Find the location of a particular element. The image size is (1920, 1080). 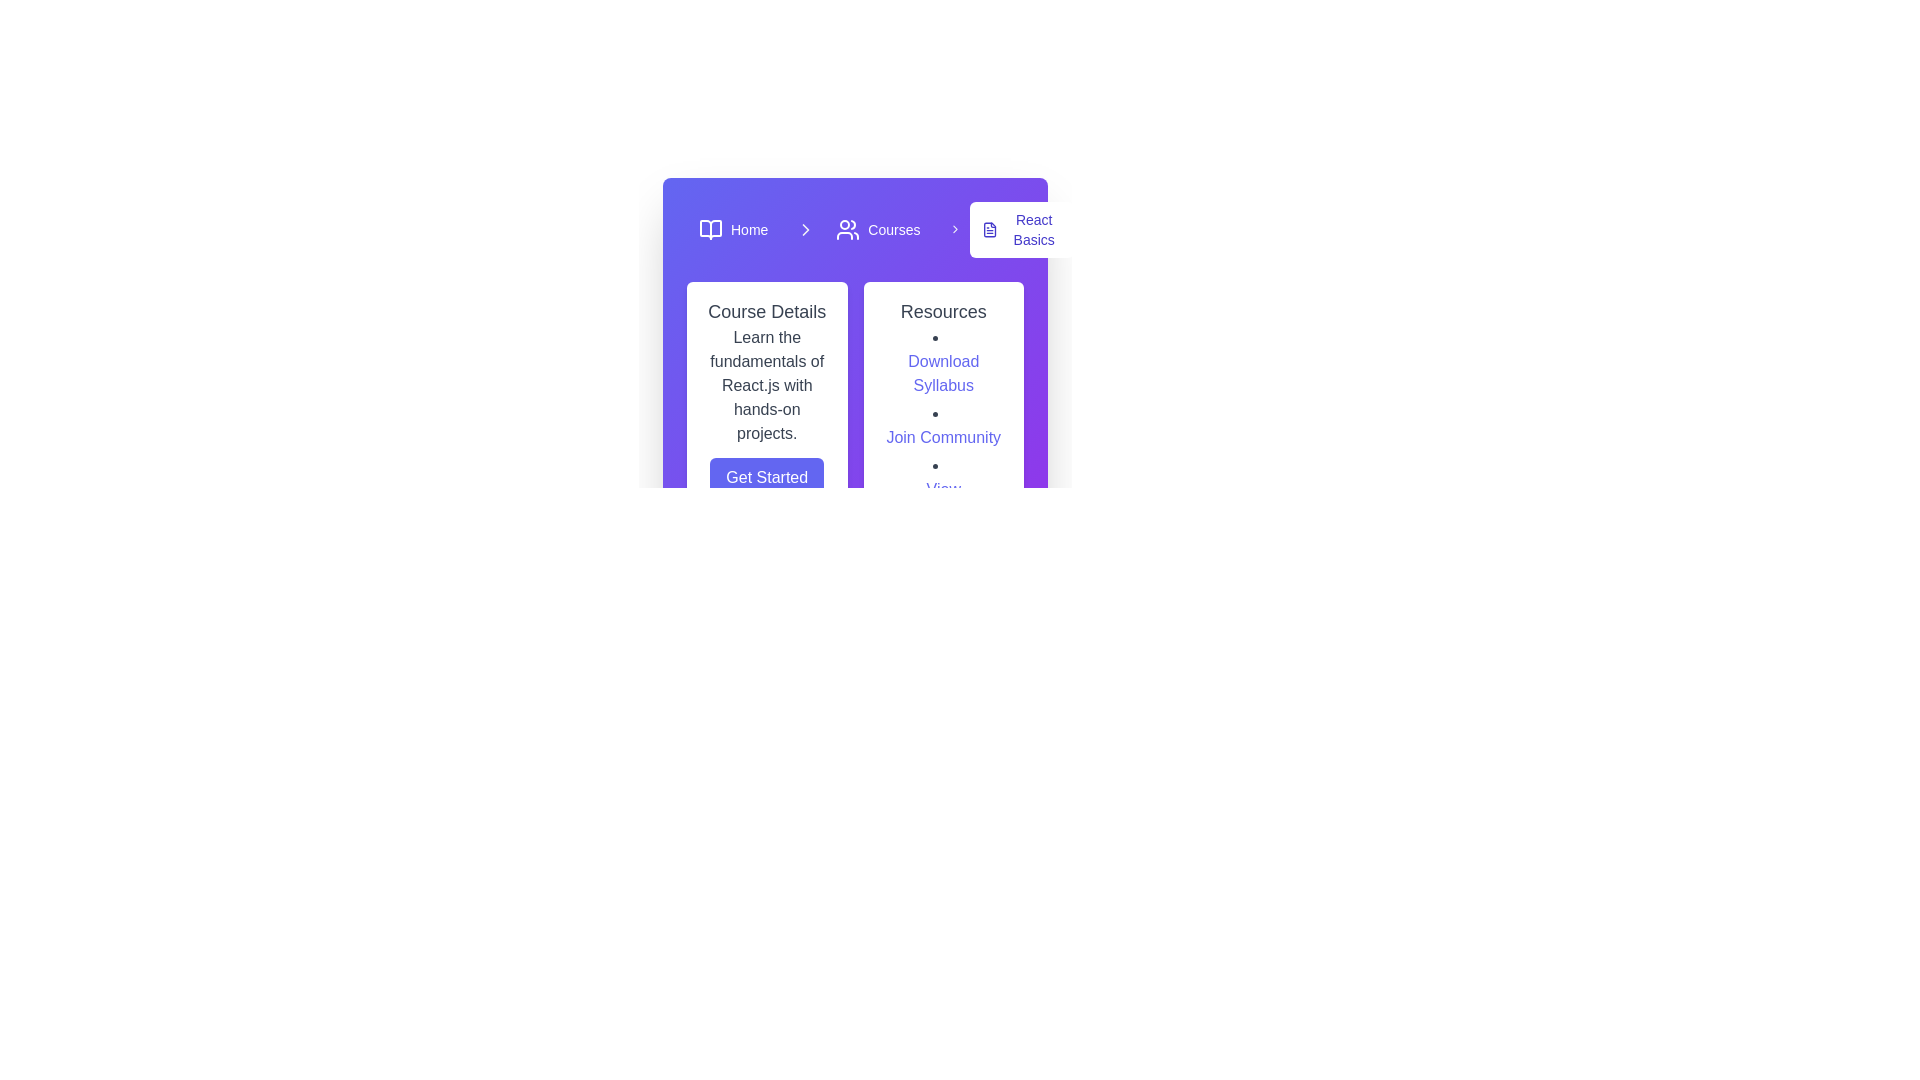

the navigational button that redirects to the home page, located at the top left of the navigation bar is located at coordinates (732, 229).